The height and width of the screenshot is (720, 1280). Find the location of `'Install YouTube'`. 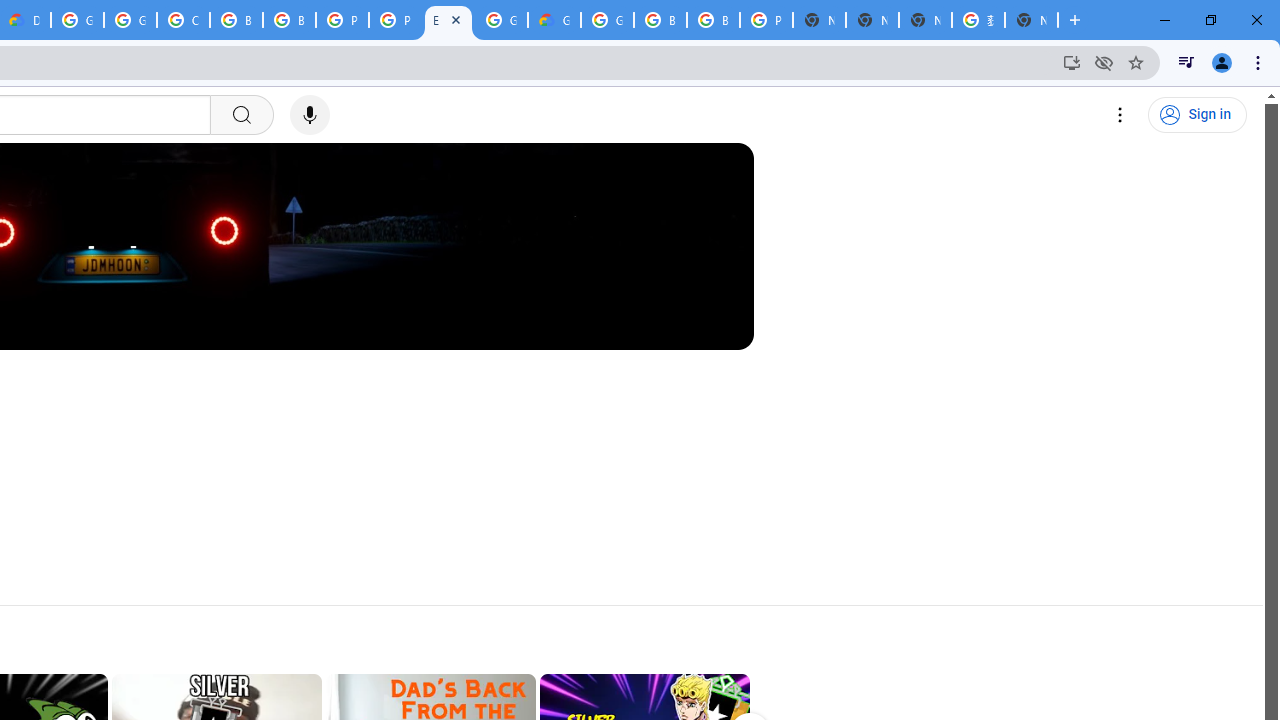

'Install YouTube' is located at coordinates (1071, 61).